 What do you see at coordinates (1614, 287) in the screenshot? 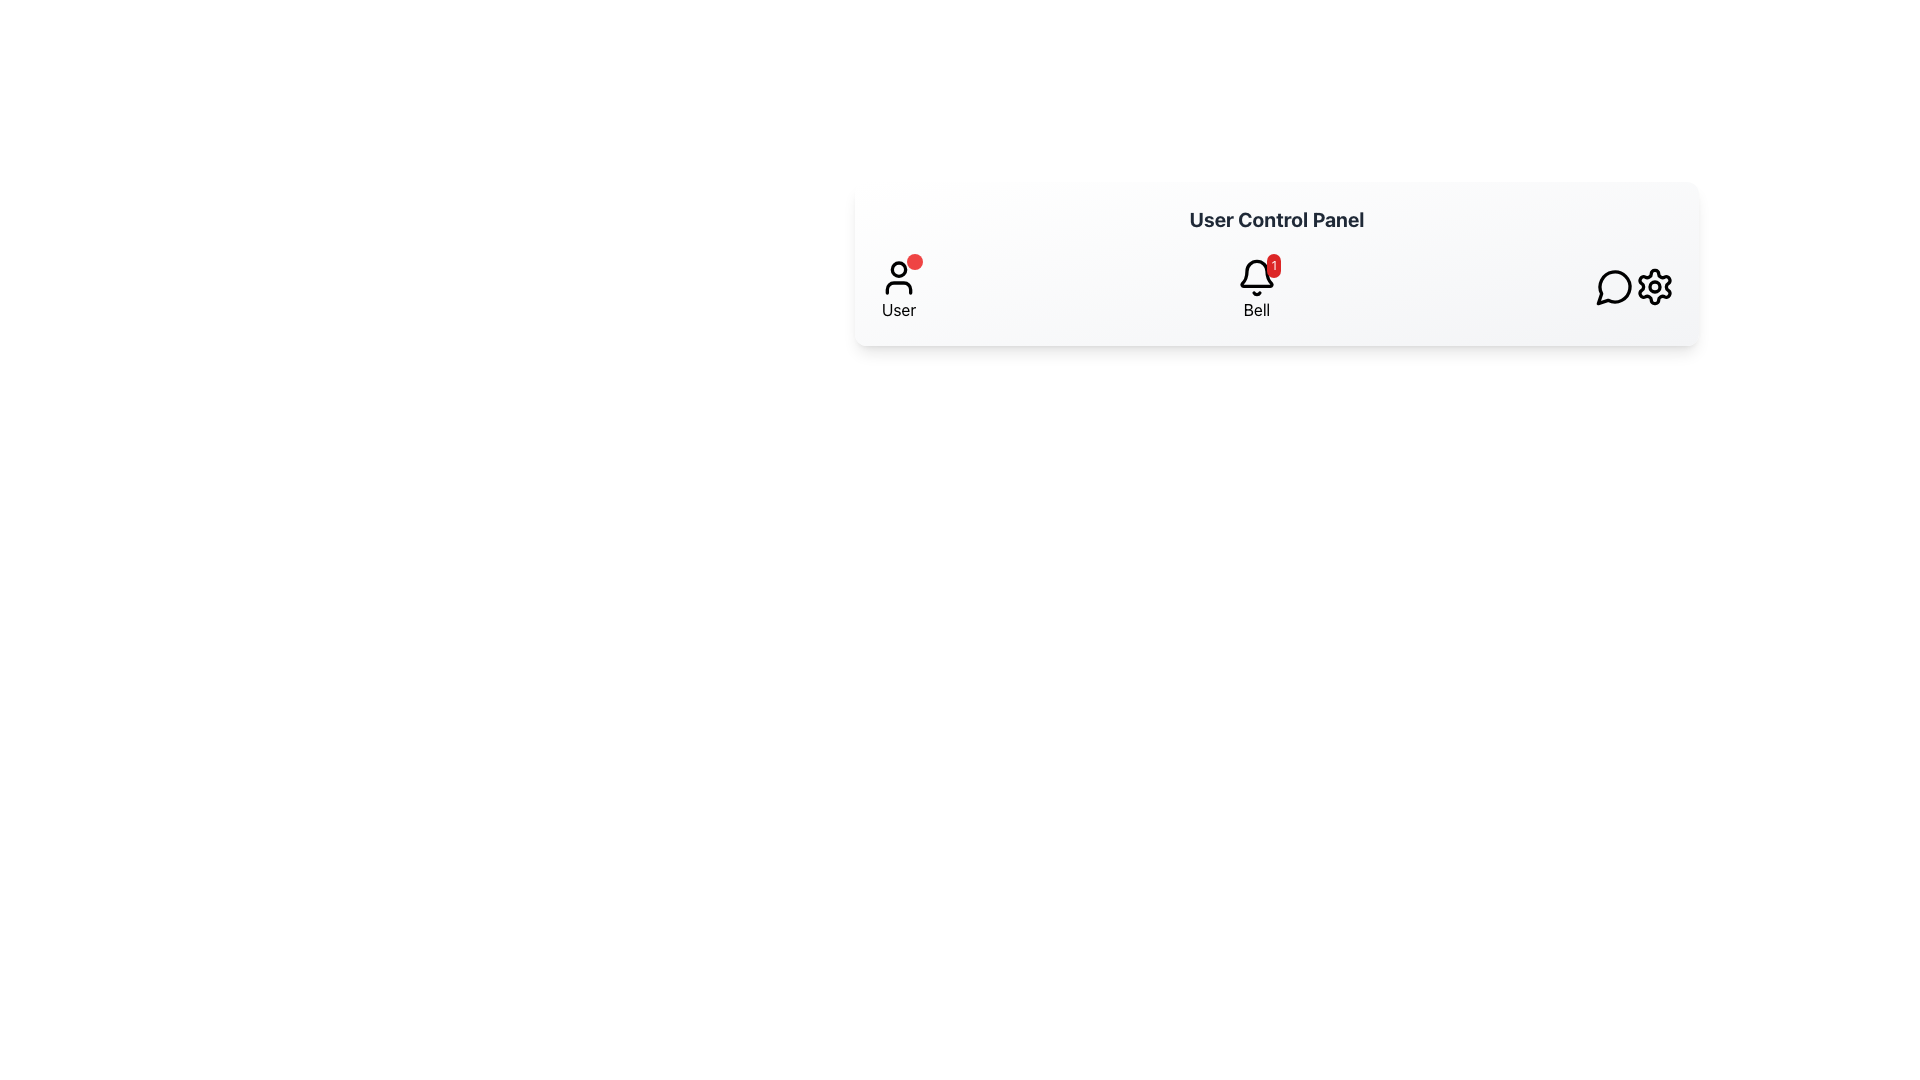
I see `the speech bubble-like icon located in the navigation bar towards the far right side, adjacent` at bounding box center [1614, 287].